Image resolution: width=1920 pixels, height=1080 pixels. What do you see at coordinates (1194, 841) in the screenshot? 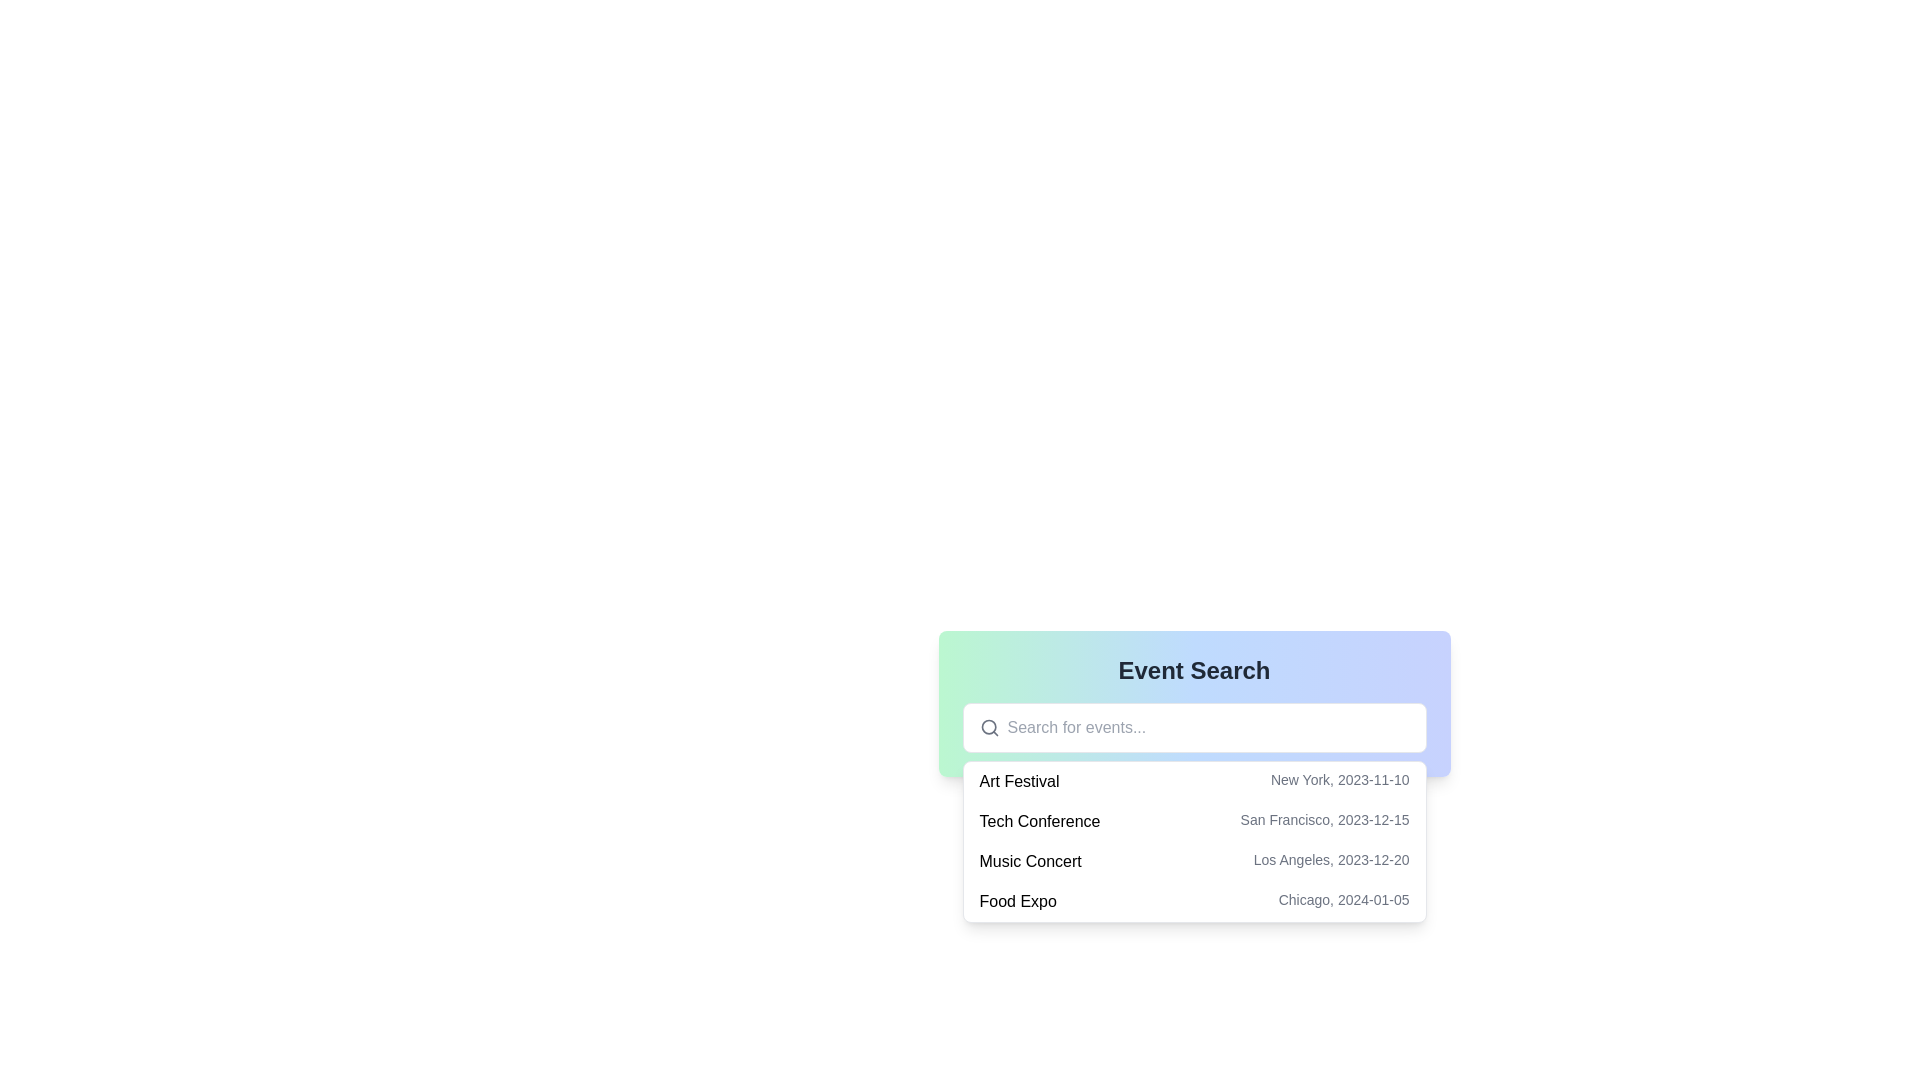
I see `the dropdown menu used for selecting events, located beneath the search input field in the 'Event Search' section of the page` at bounding box center [1194, 841].